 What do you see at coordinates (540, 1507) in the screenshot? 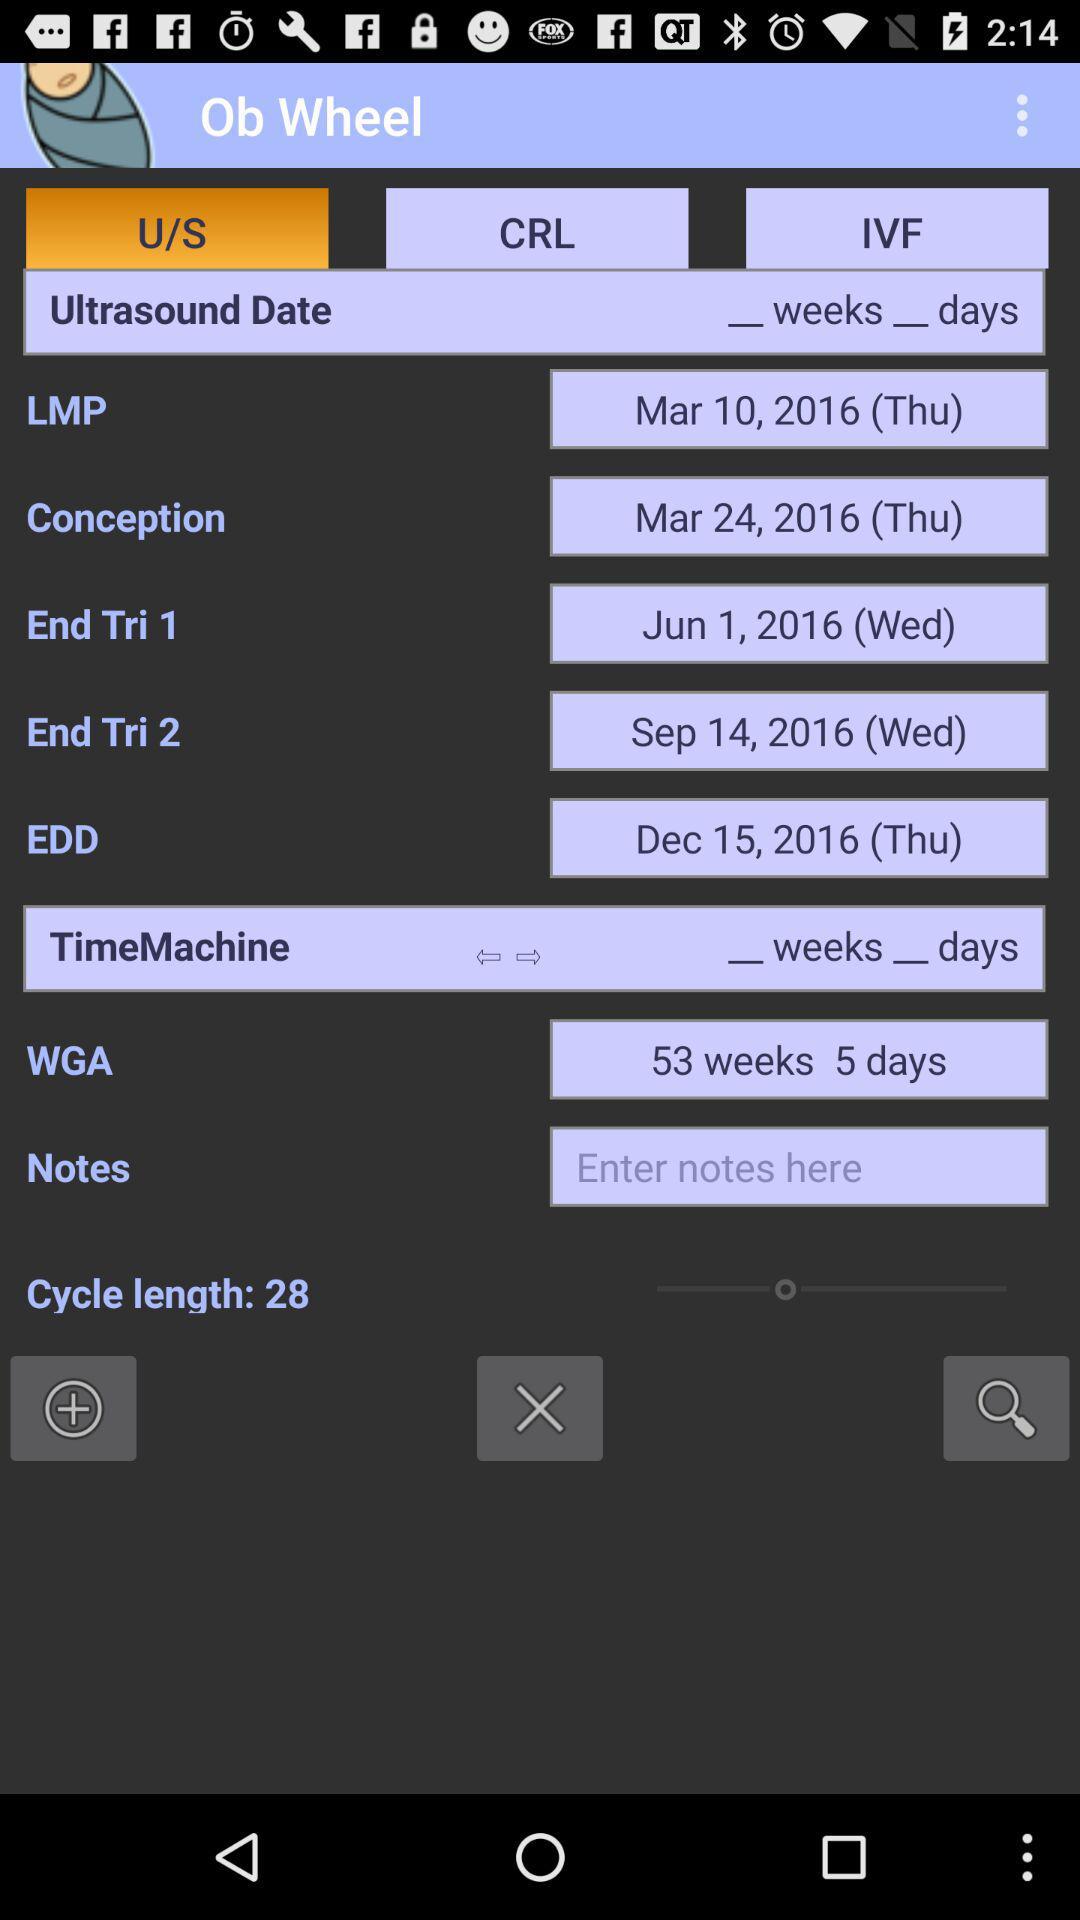
I see `the close icon` at bounding box center [540, 1507].